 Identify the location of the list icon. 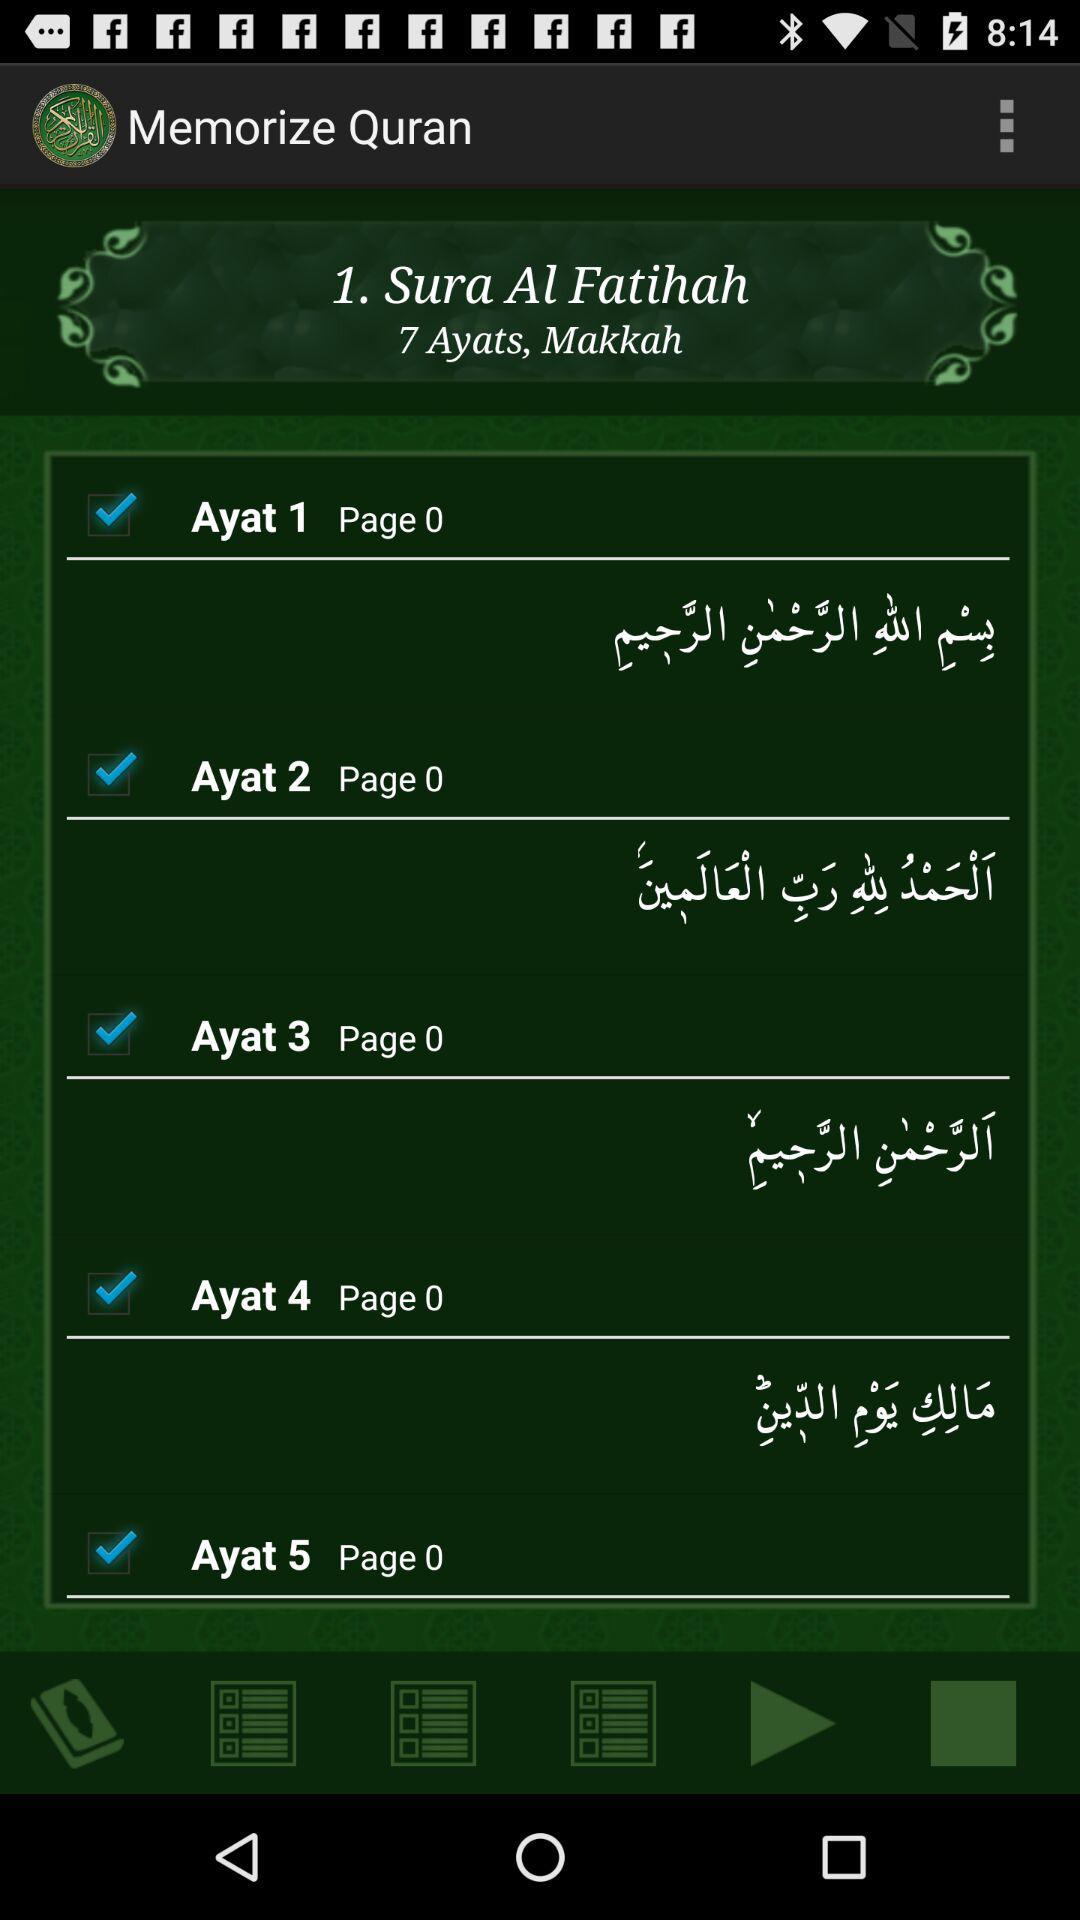
(612, 1843).